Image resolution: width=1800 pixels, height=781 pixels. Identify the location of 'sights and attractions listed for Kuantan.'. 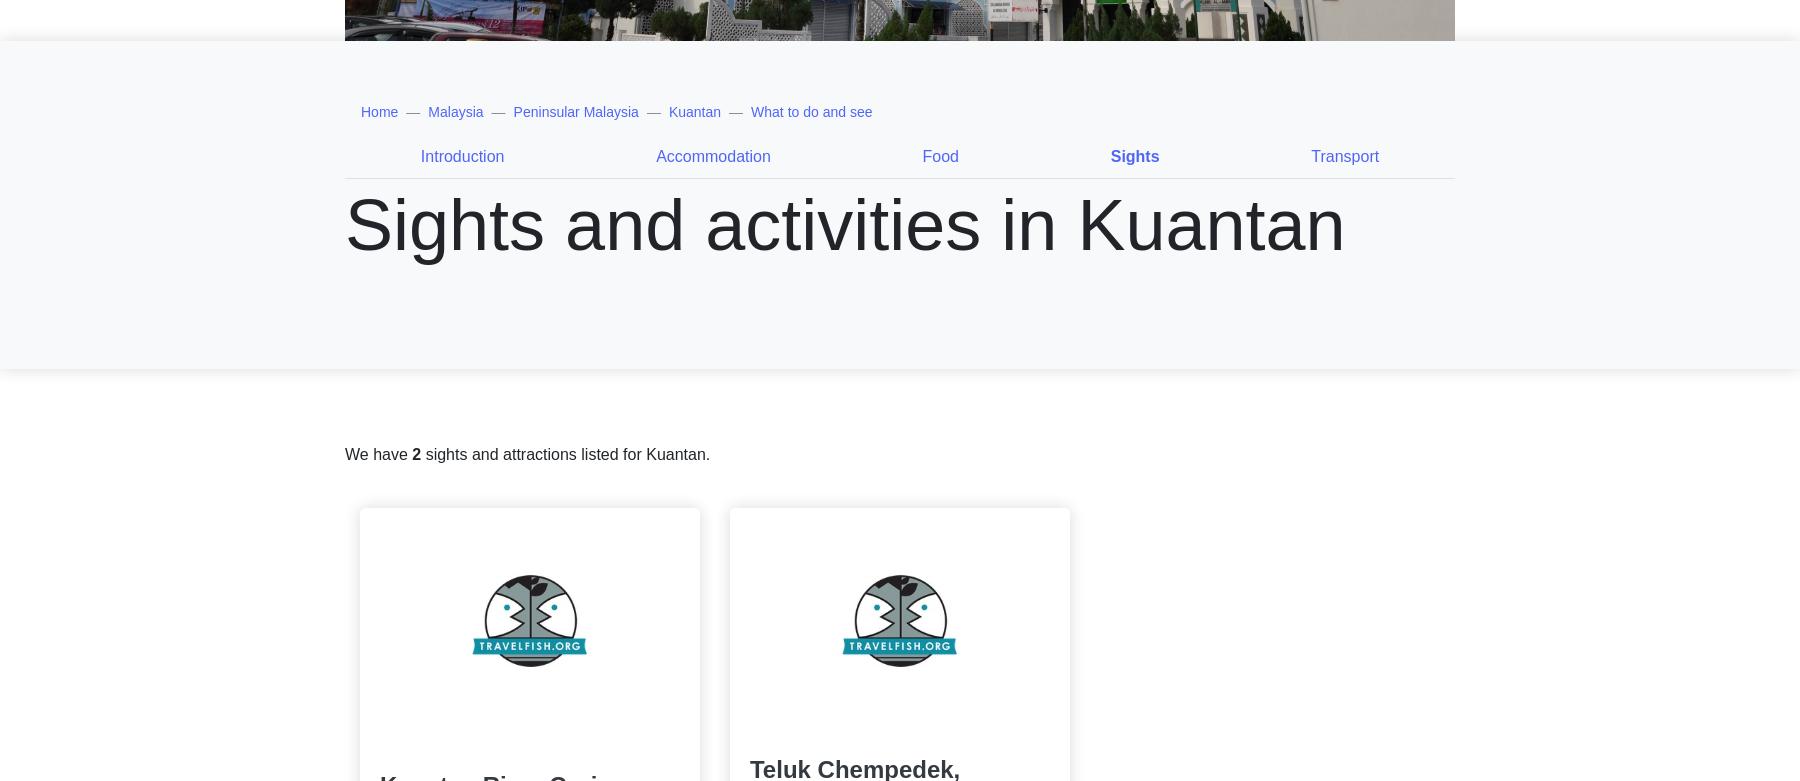
(565, 453).